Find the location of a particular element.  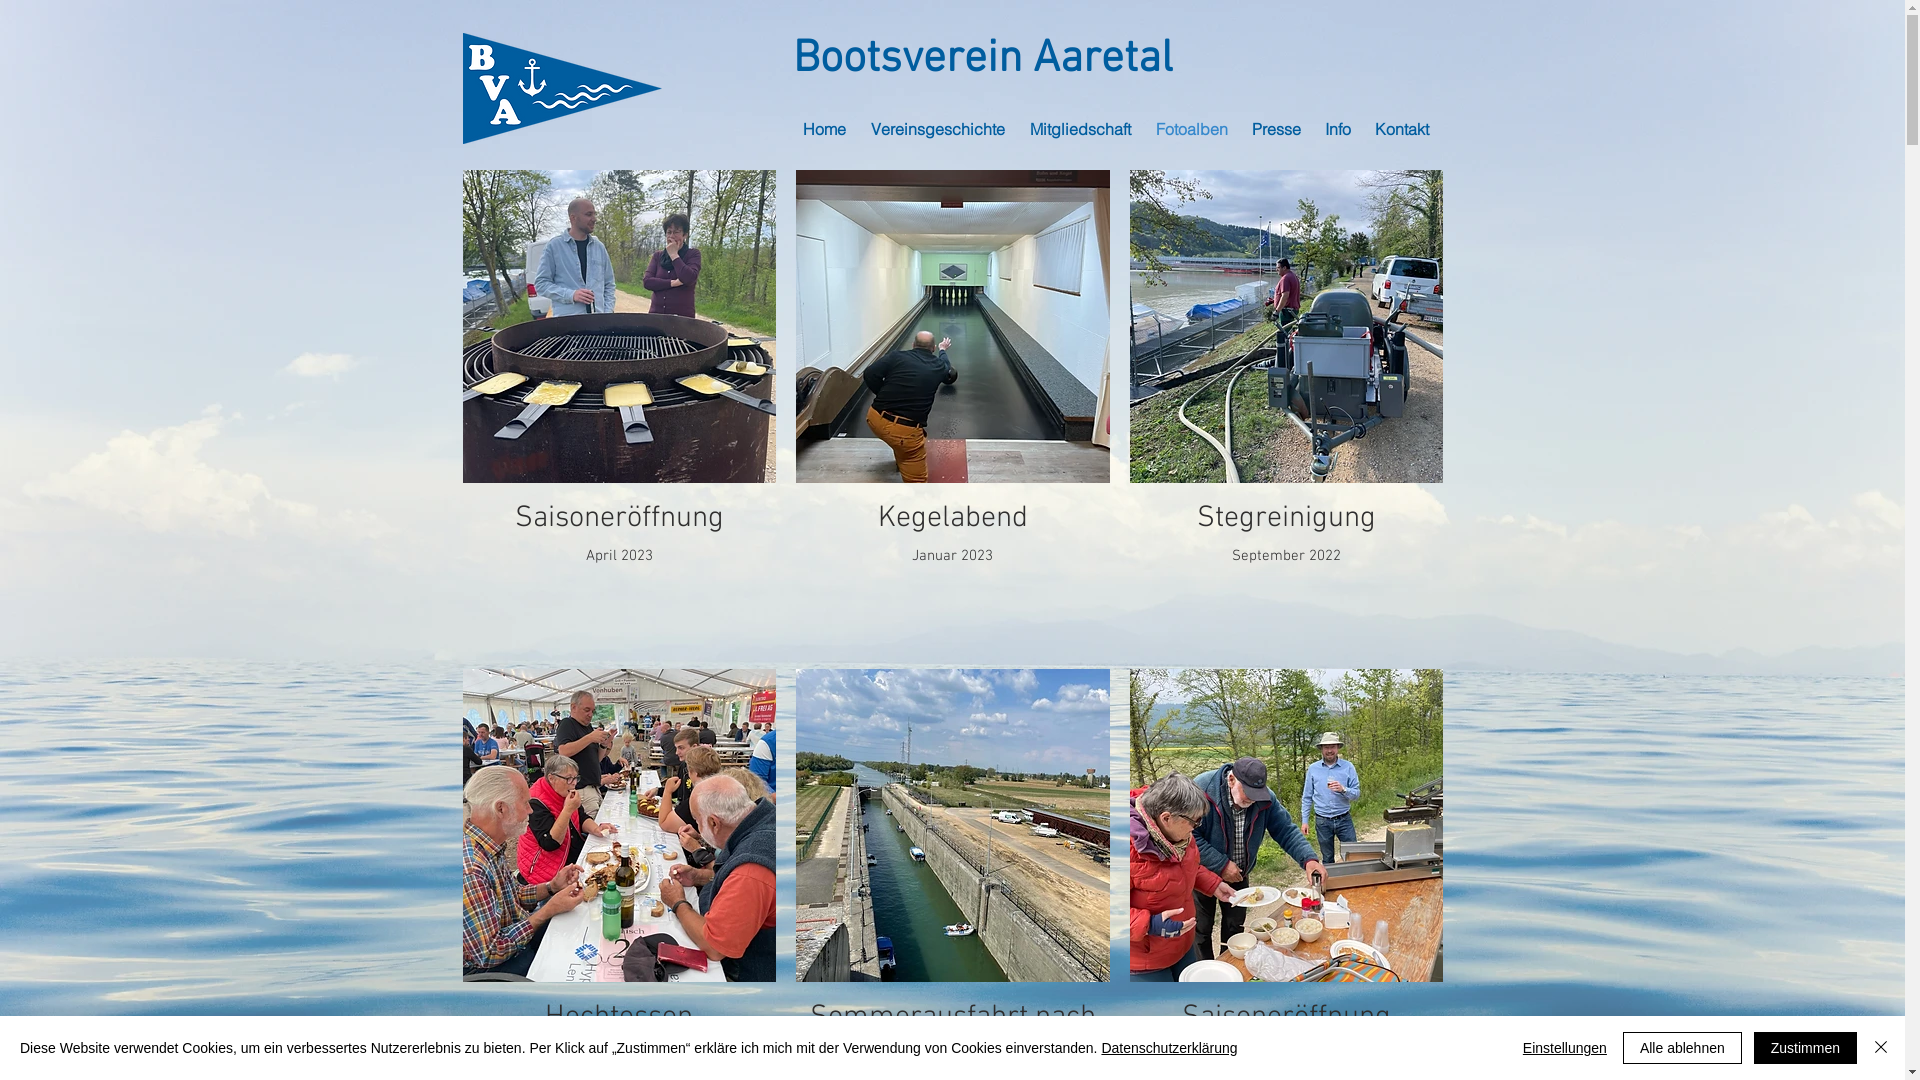

'Alle ablehnen' is located at coordinates (1622, 1047).